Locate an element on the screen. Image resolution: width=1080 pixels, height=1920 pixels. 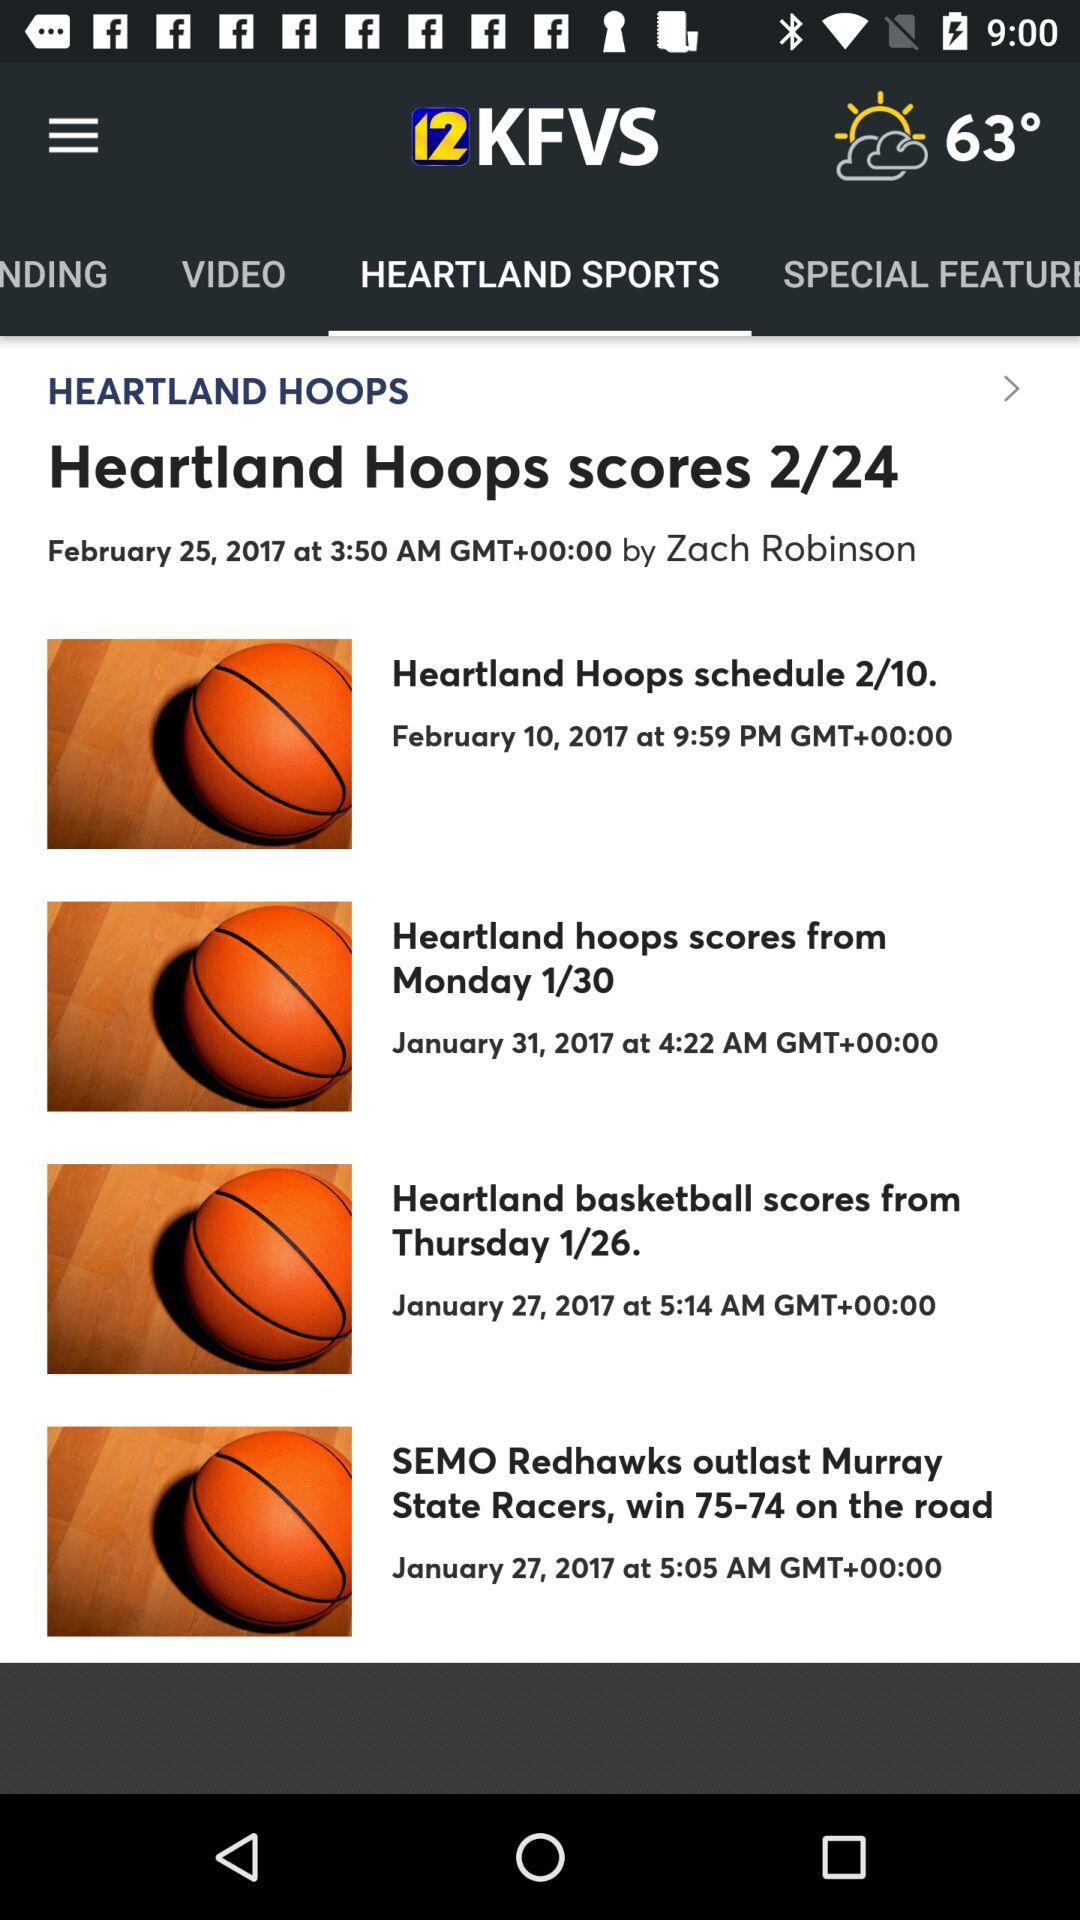
the item above the special features icon is located at coordinates (993, 135).